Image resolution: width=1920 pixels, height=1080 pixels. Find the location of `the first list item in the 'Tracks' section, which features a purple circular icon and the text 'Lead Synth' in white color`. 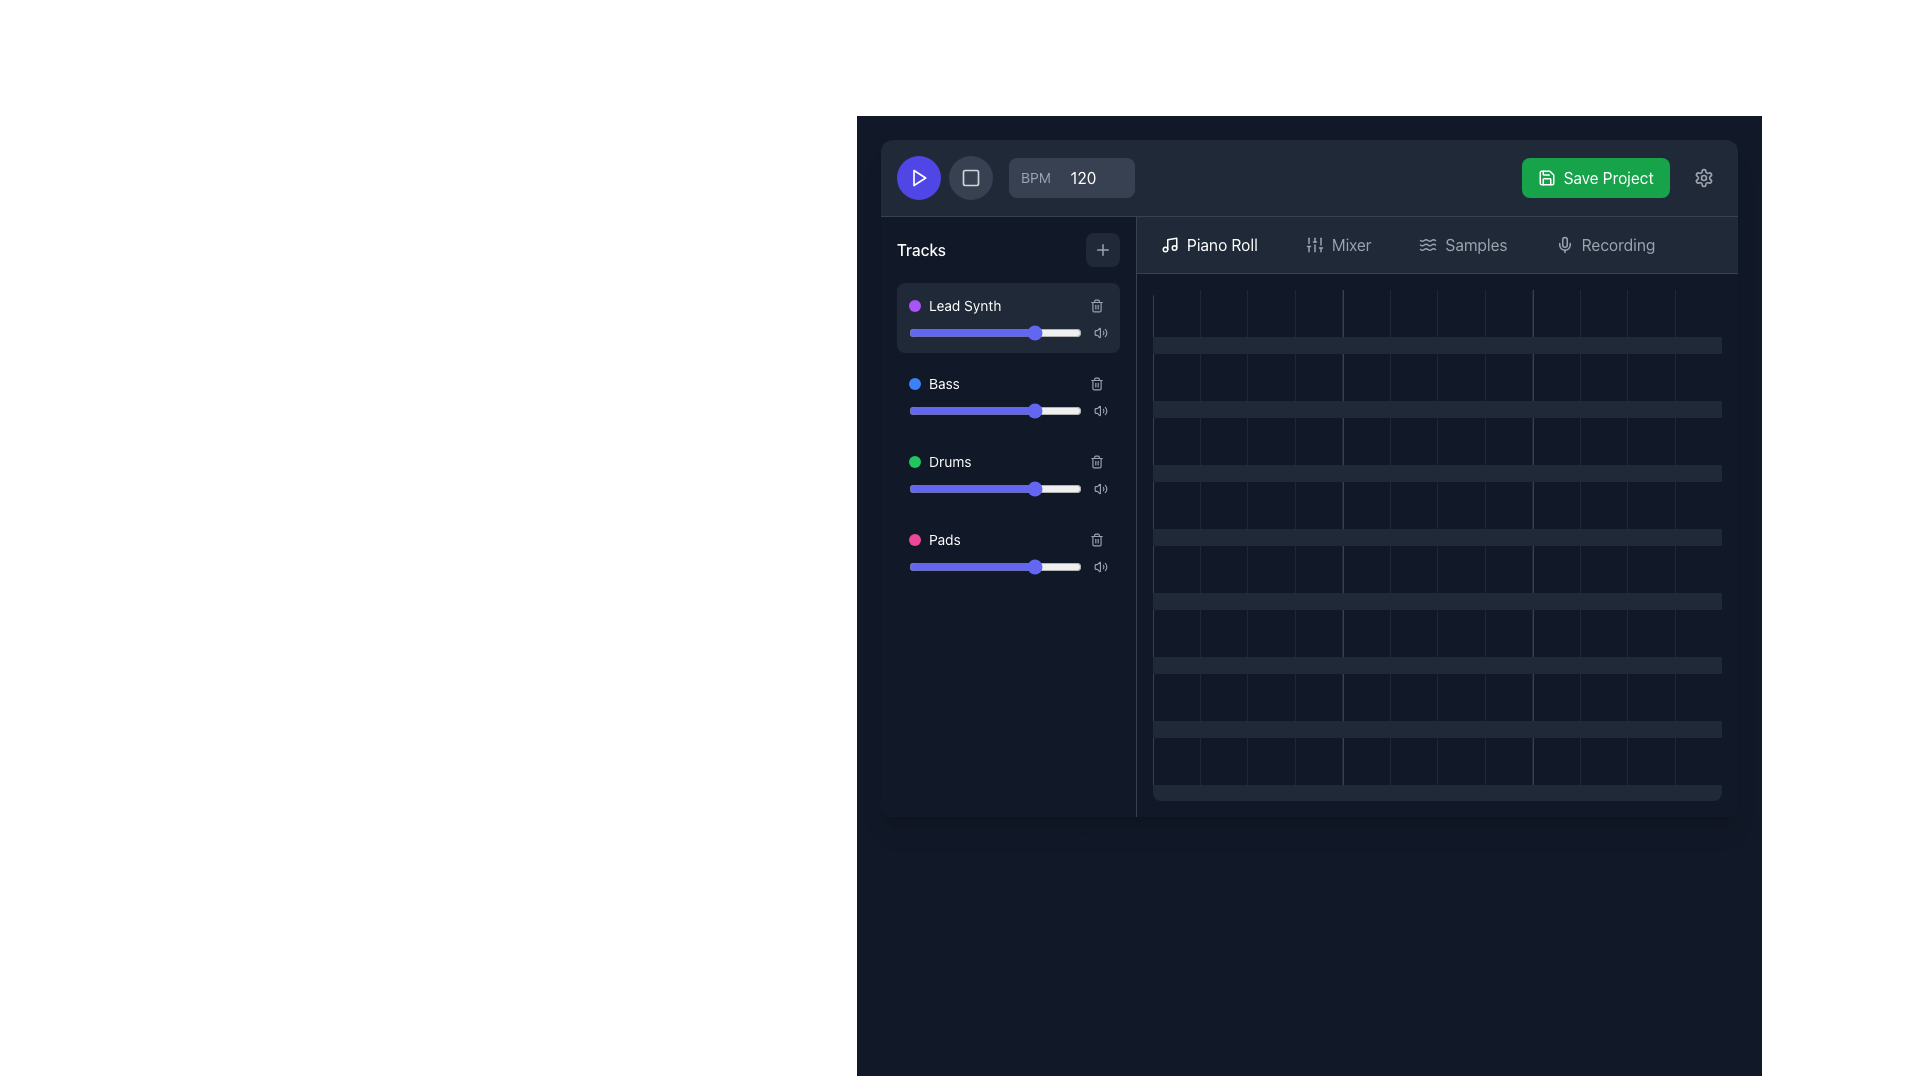

the first list item in the 'Tracks' section, which features a purple circular icon and the text 'Lead Synth' in white color is located at coordinates (954, 305).